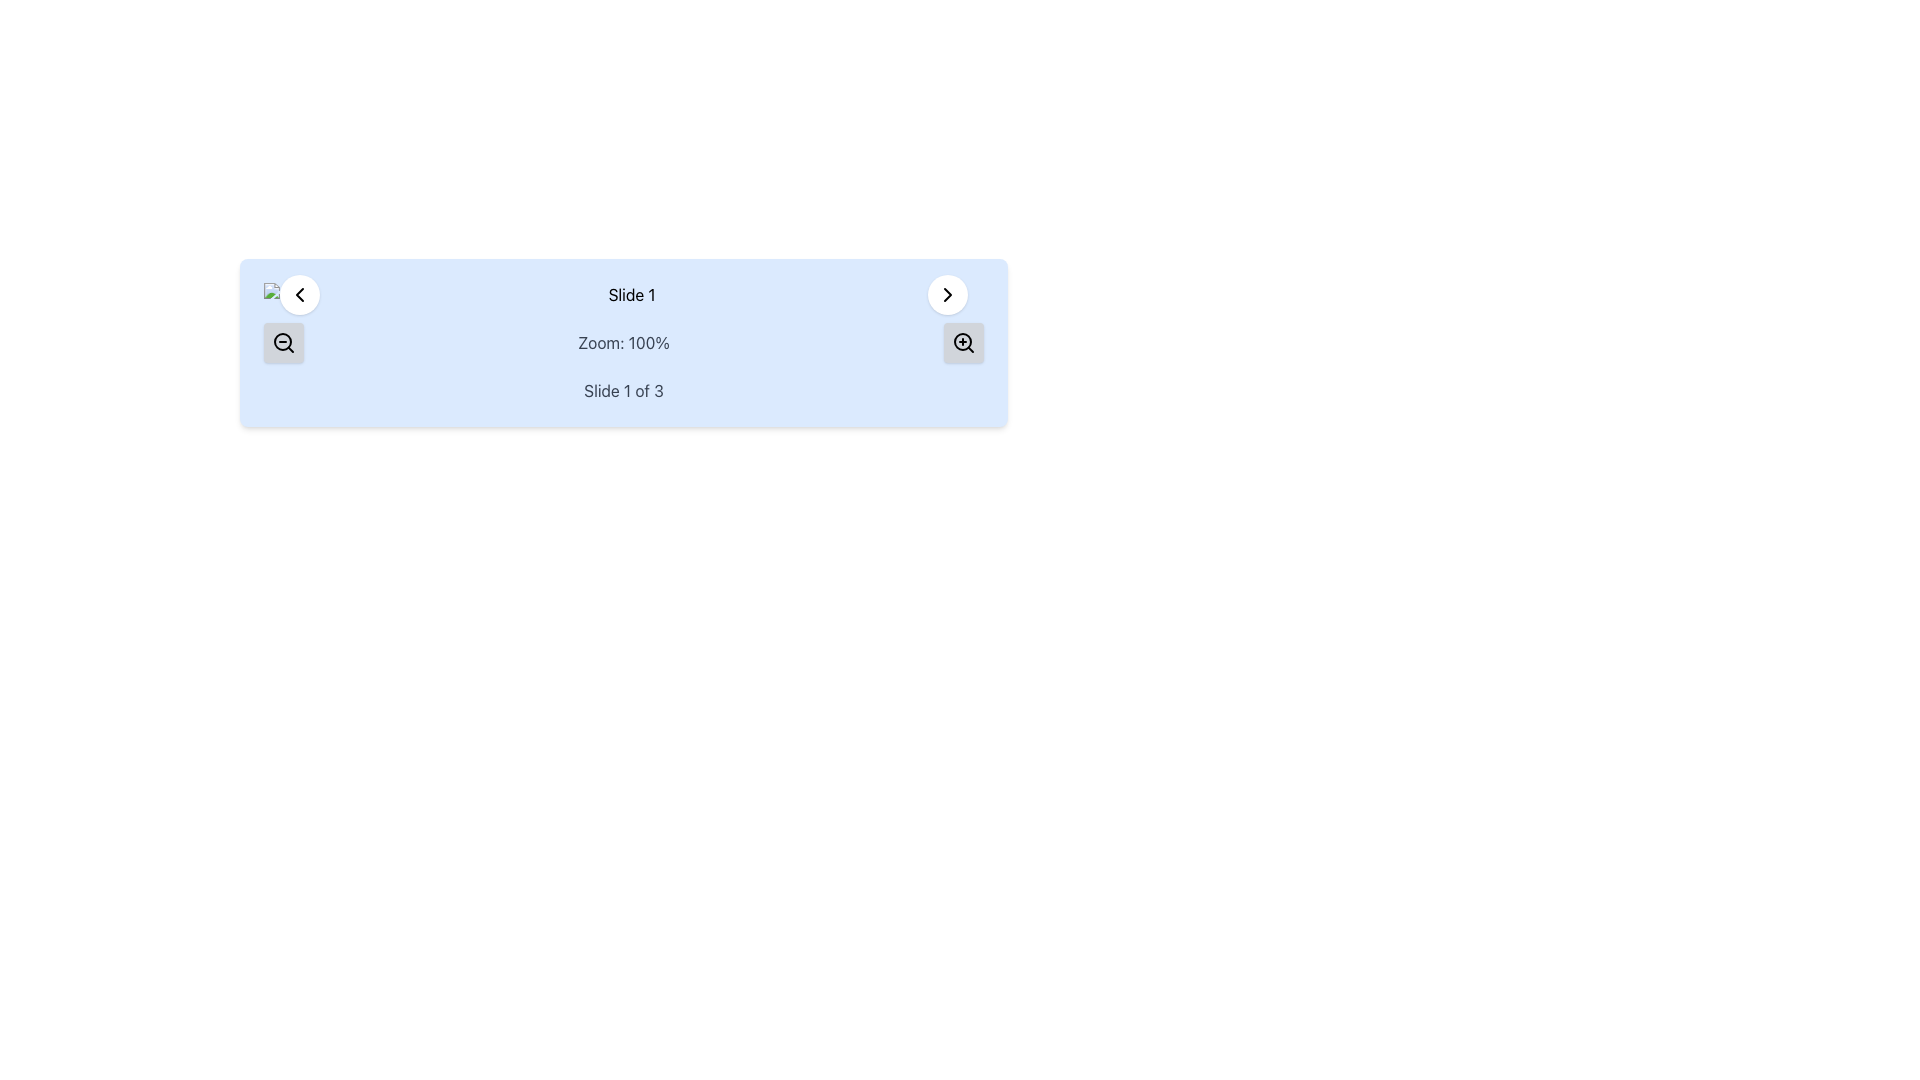 This screenshot has width=1920, height=1080. I want to click on the zoom-in icon button, which resembles a magnifying glass with a plus symbol centered on a gray button, located within a light blue content box, so click(964, 342).